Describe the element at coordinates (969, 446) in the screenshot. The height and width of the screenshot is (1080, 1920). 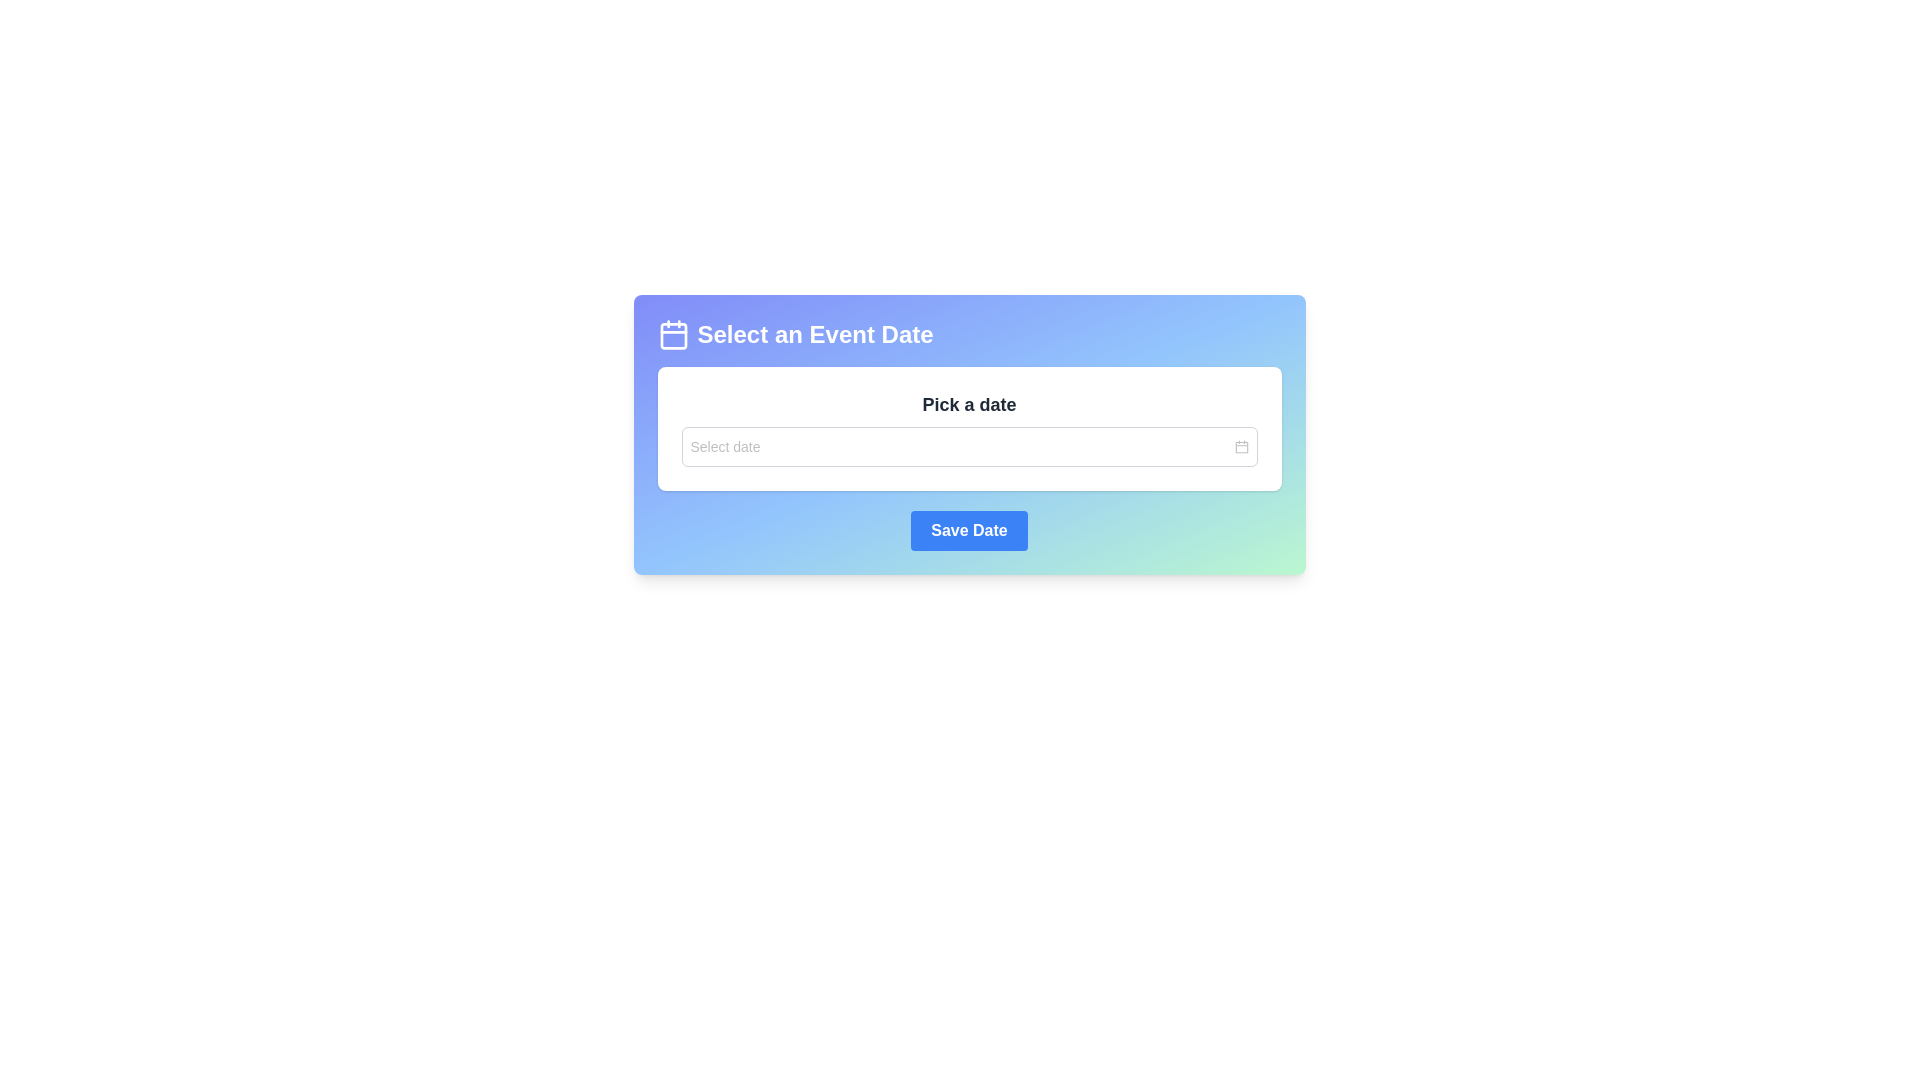
I see `the Input Field (Date Picker) labeled 'Pick a date'` at that location.